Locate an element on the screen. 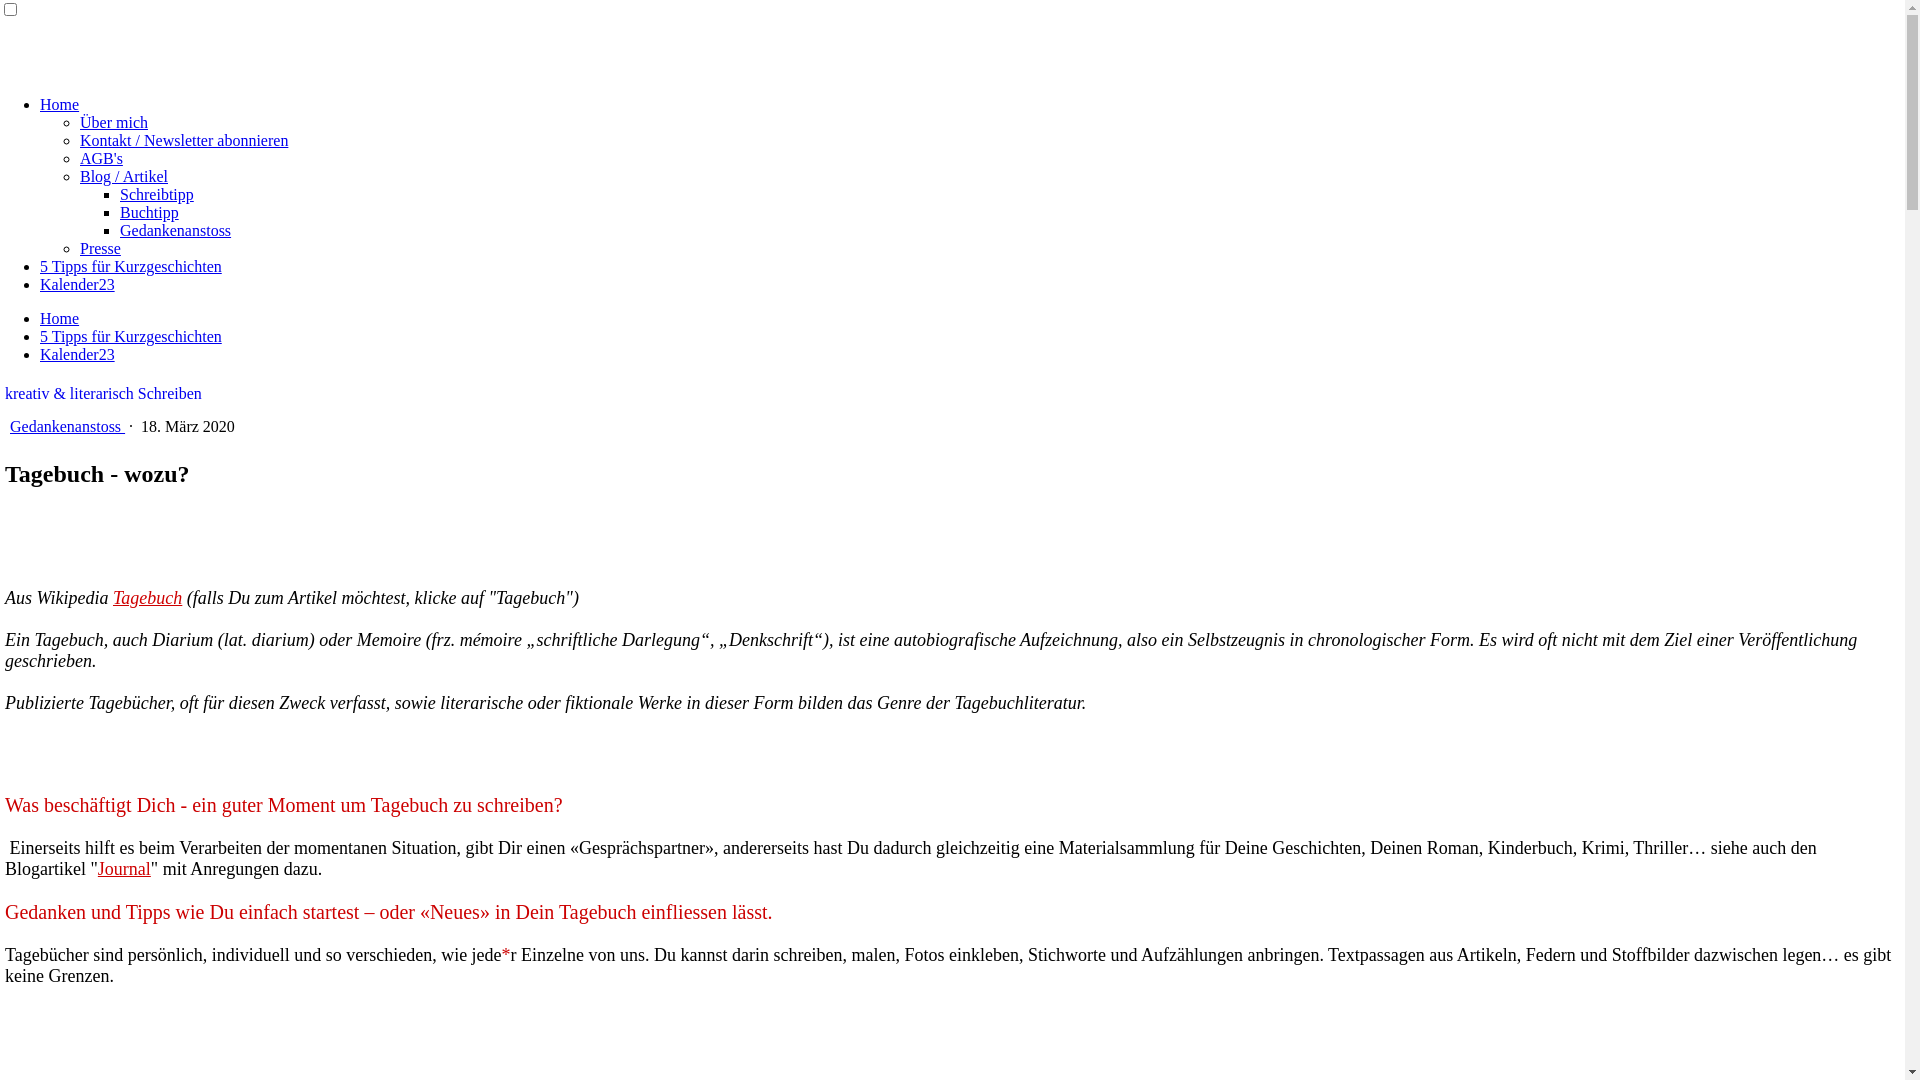 This screenshot has width=1920, height=1080. 'Blog / Artikel' is located at coordinates (123, 175).